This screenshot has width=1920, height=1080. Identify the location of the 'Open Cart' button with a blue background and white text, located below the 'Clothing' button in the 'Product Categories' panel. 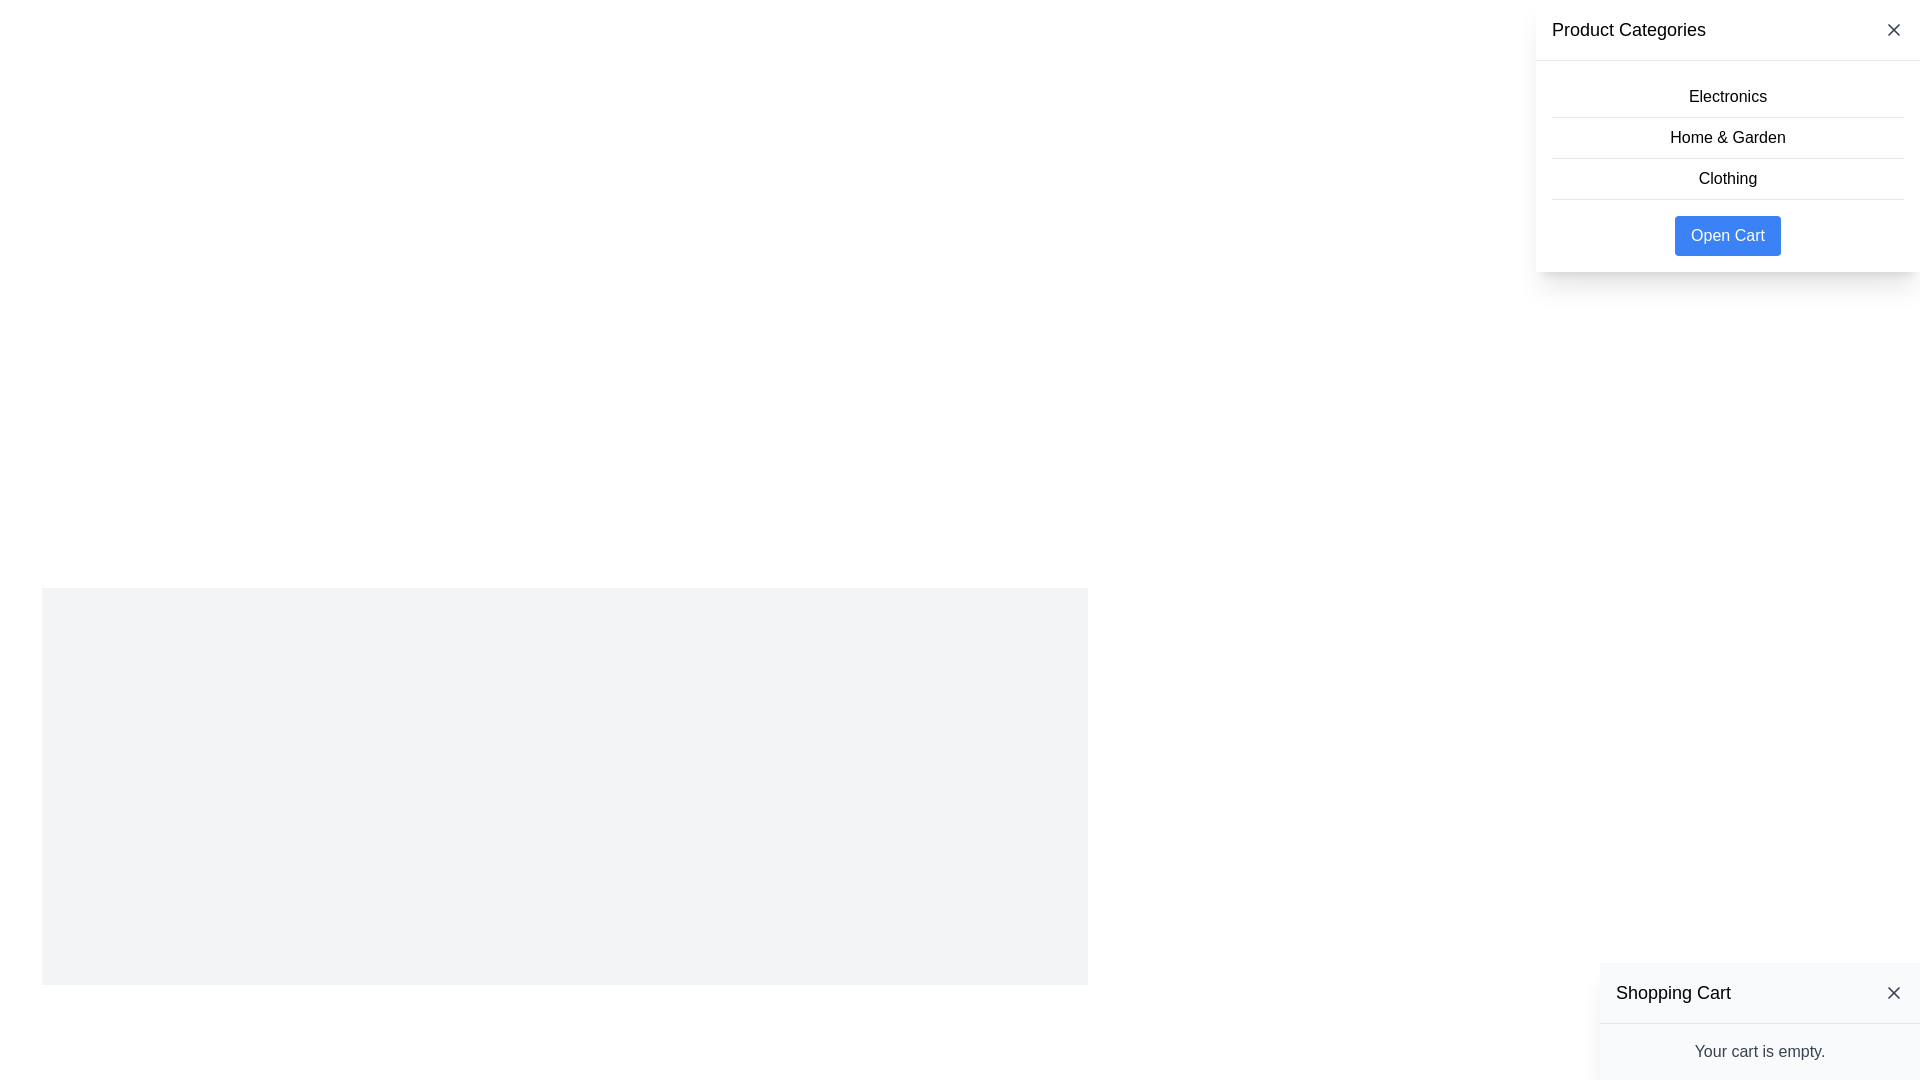
(1727, 234).